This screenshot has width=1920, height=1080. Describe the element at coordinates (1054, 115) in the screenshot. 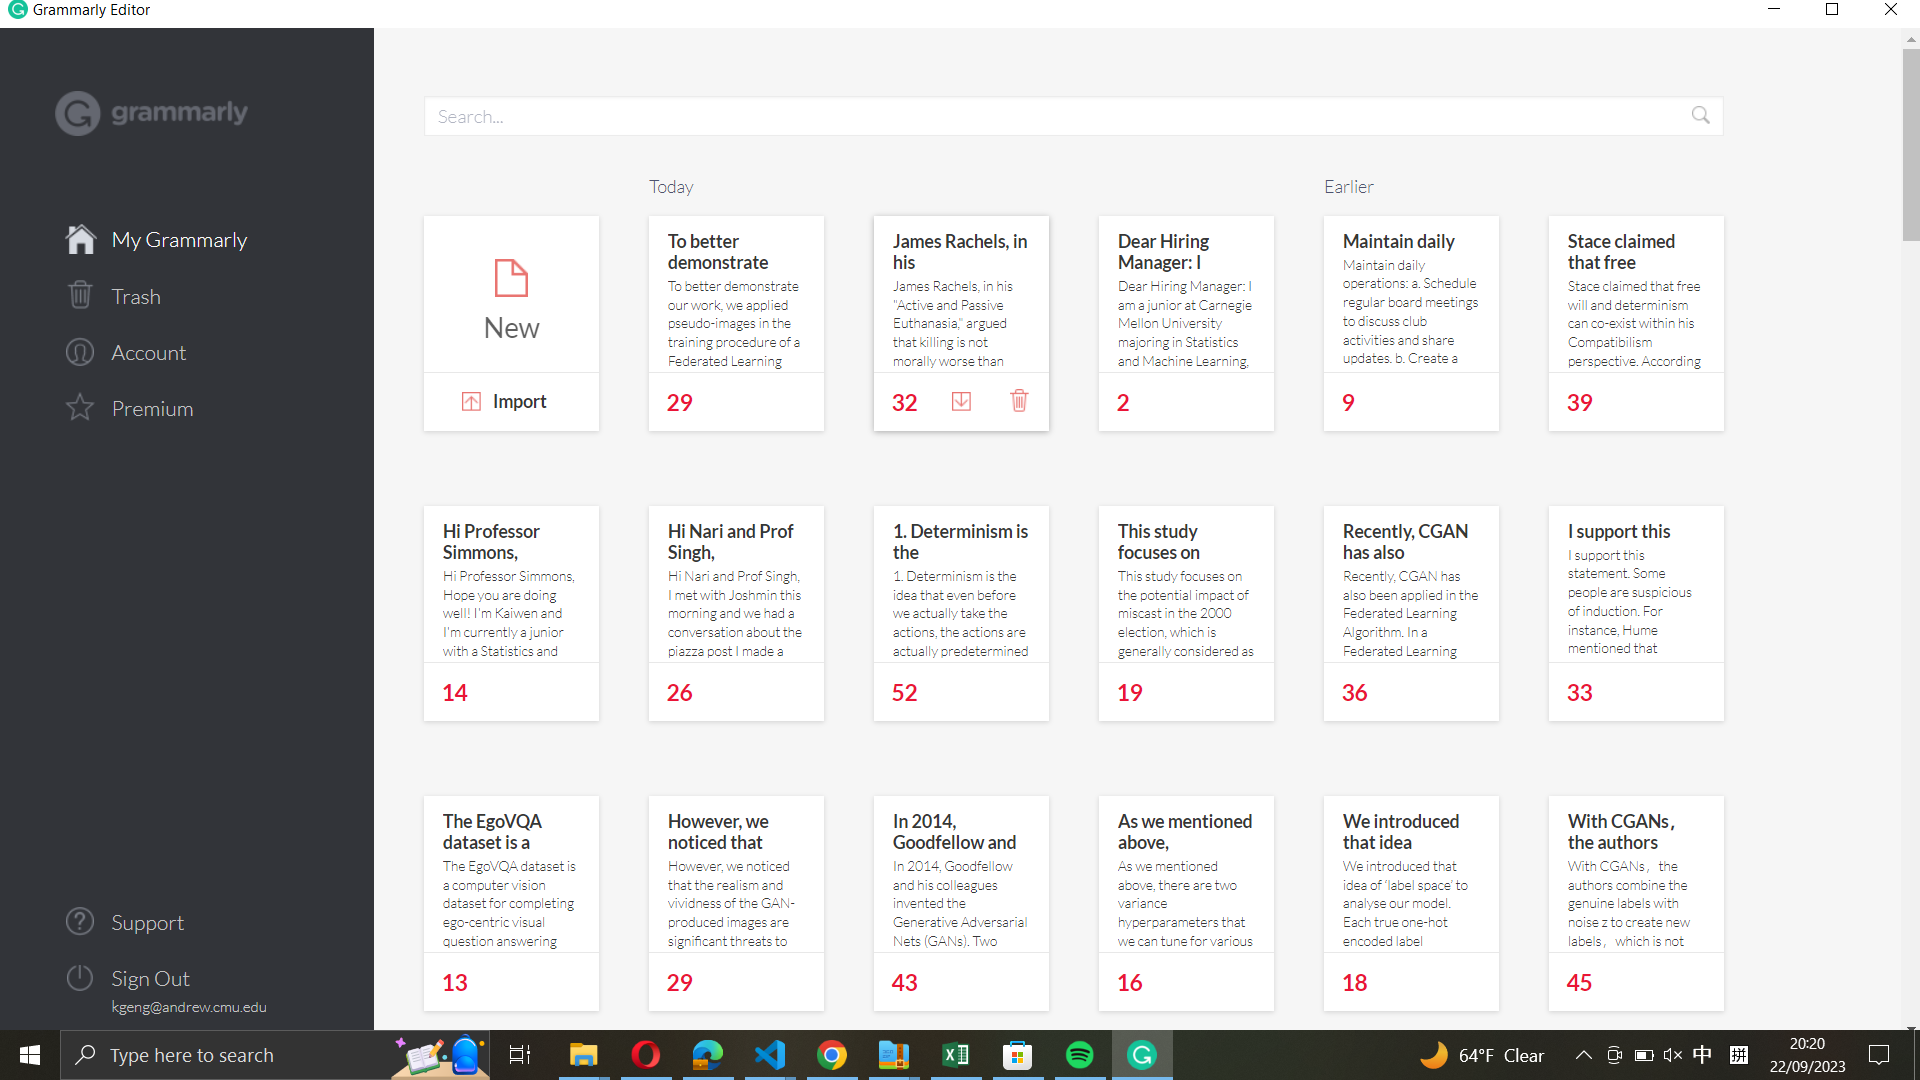

I see `Locate files named "Hi Nari and Prof Singh` at that location.